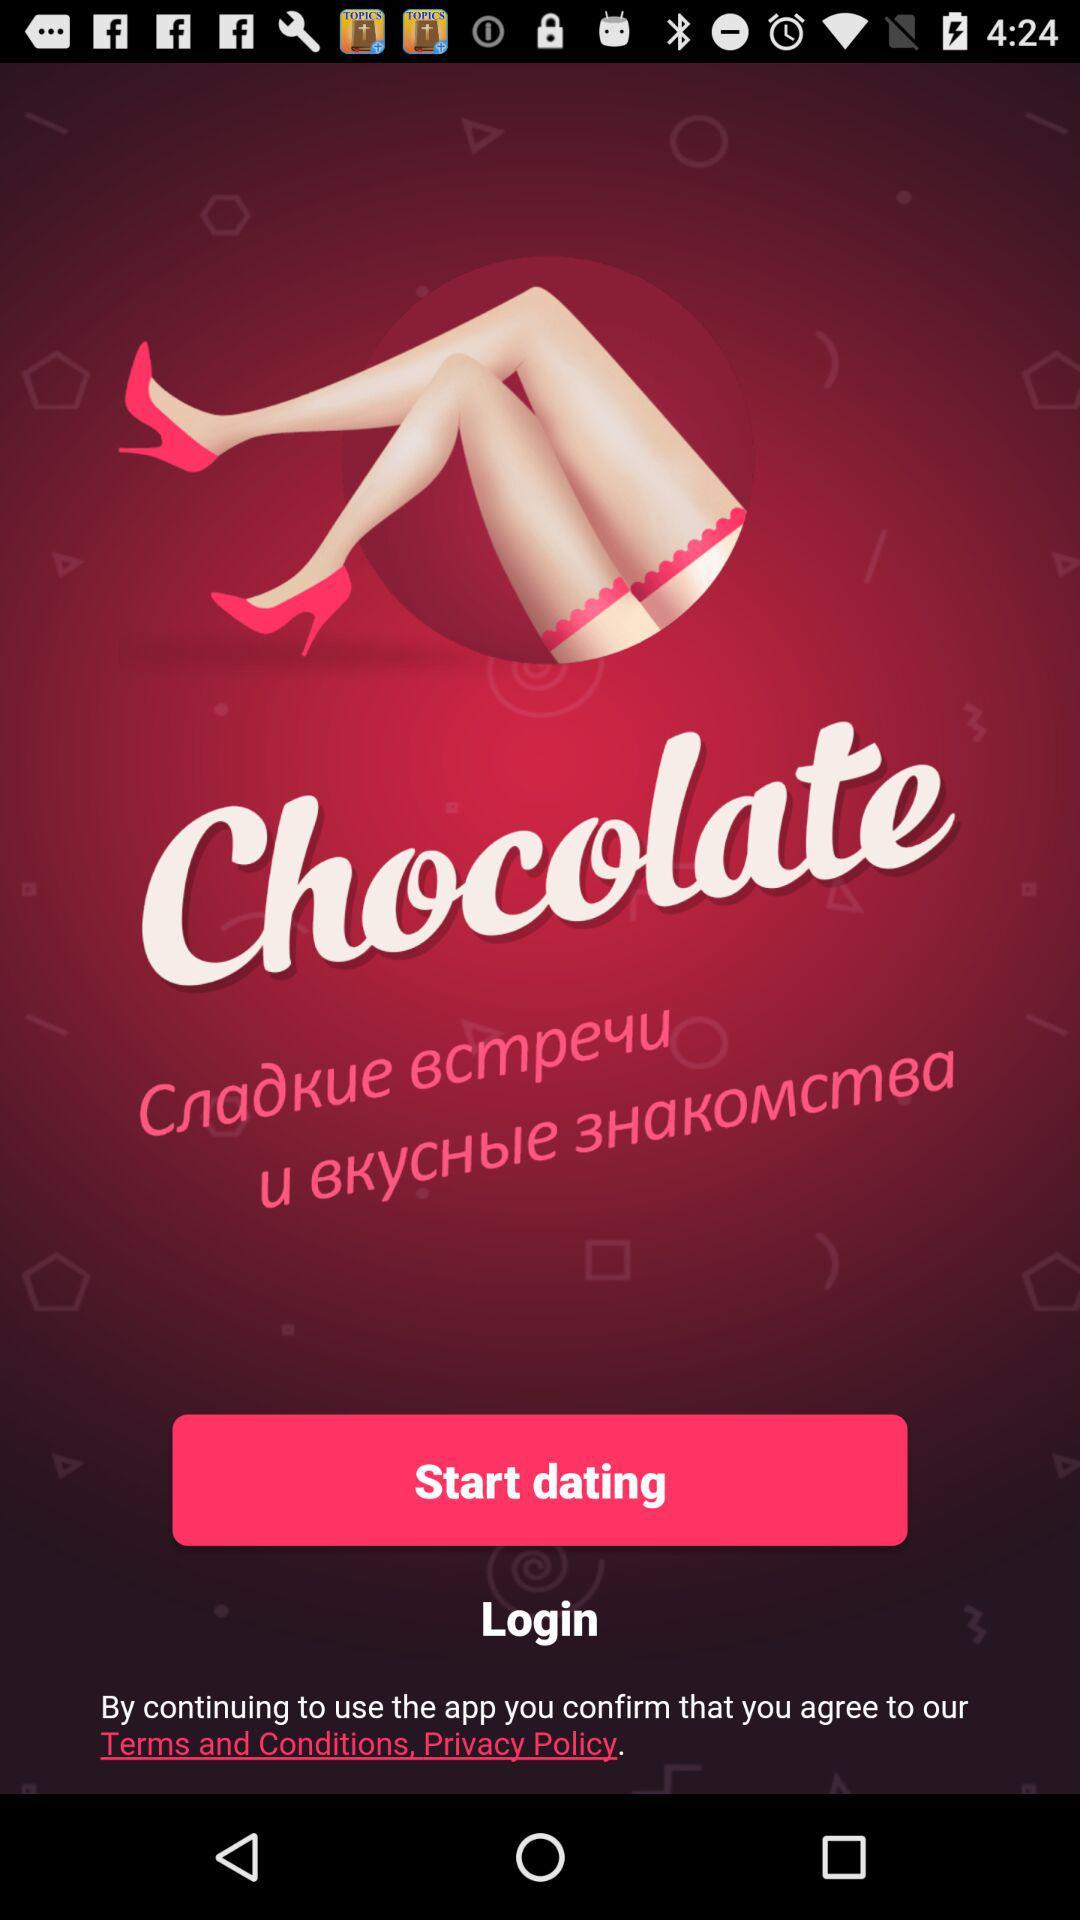  What do you see at coordinates (540, 1730) in the screenshot?
I see `adventisment page` at bounding box center [540, 1730].